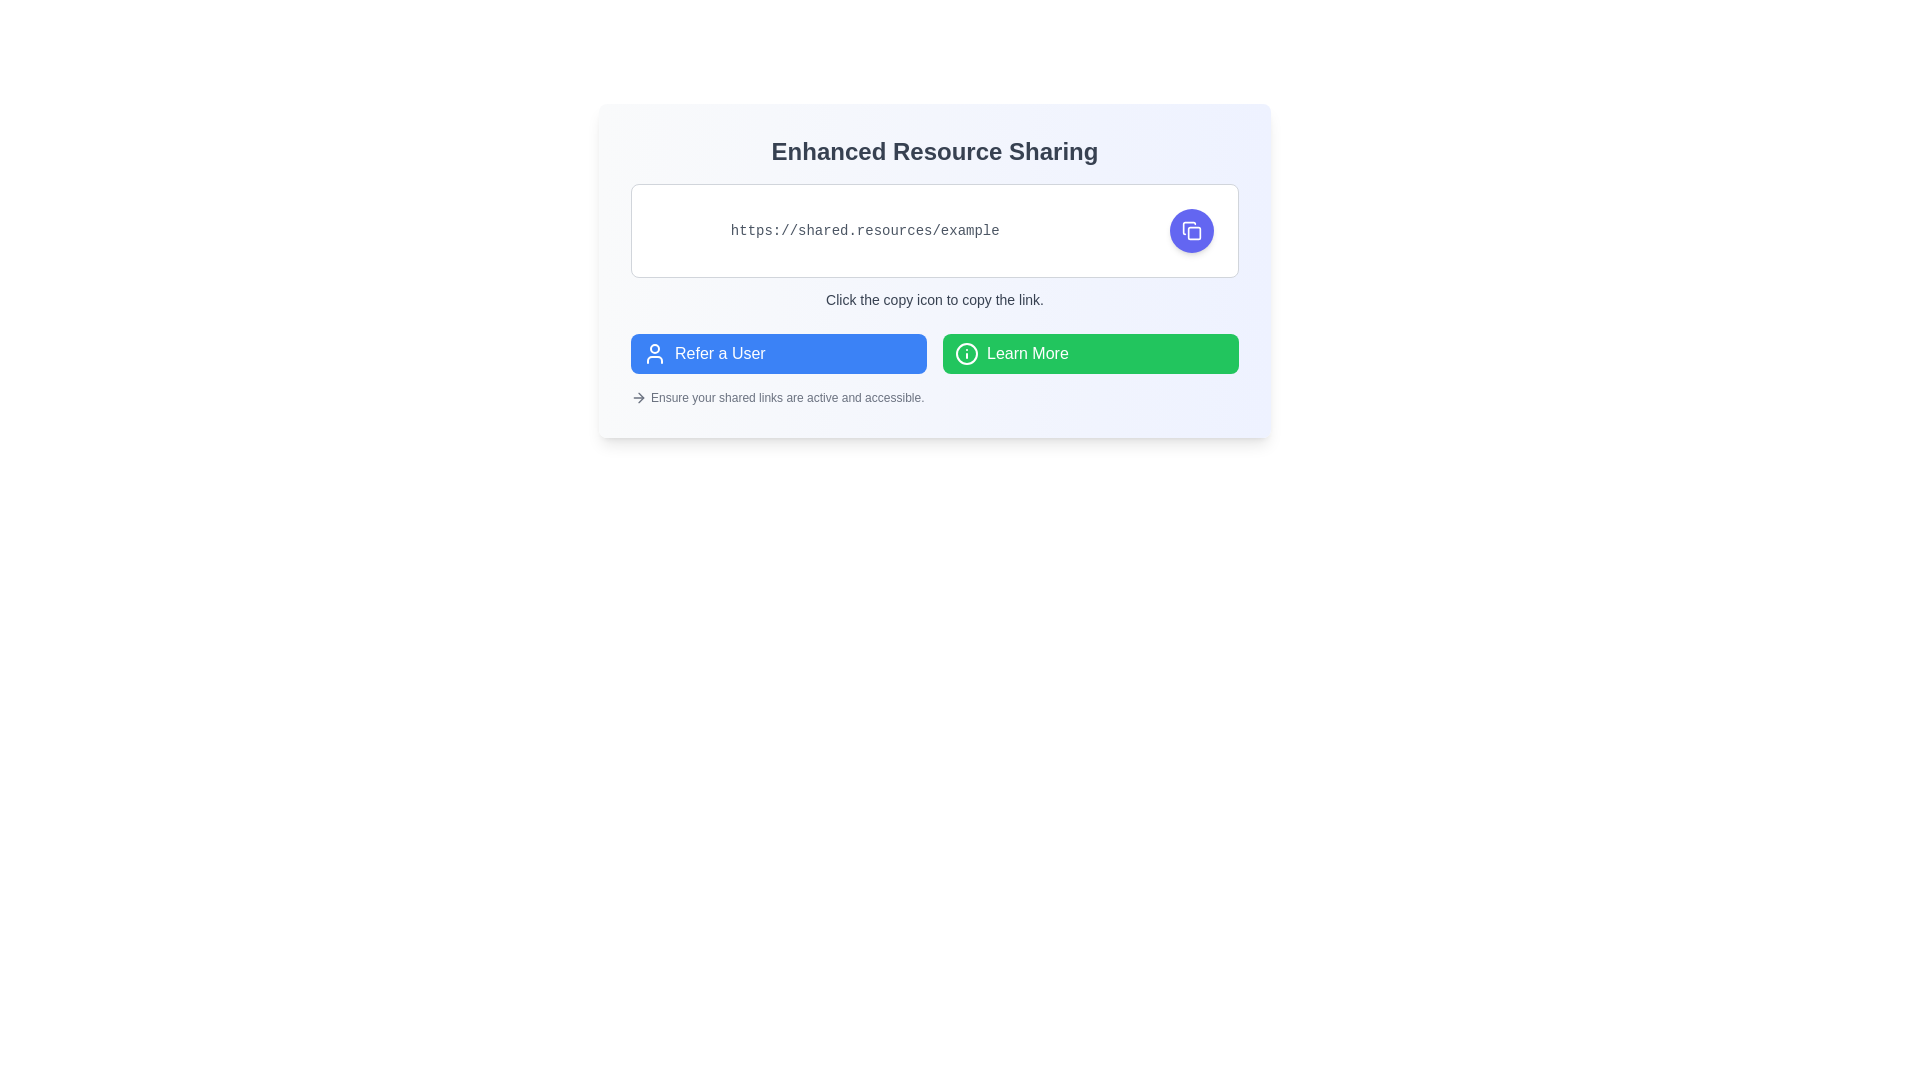 The image size is (1920, 1080). Describe the element at coordinates (637, 397) in the screenshot. I see `the arrow icon positioned at the left end of the text section at the bottom of the card interface, which serves as a visual indicator for the adjacent information text` at that location.